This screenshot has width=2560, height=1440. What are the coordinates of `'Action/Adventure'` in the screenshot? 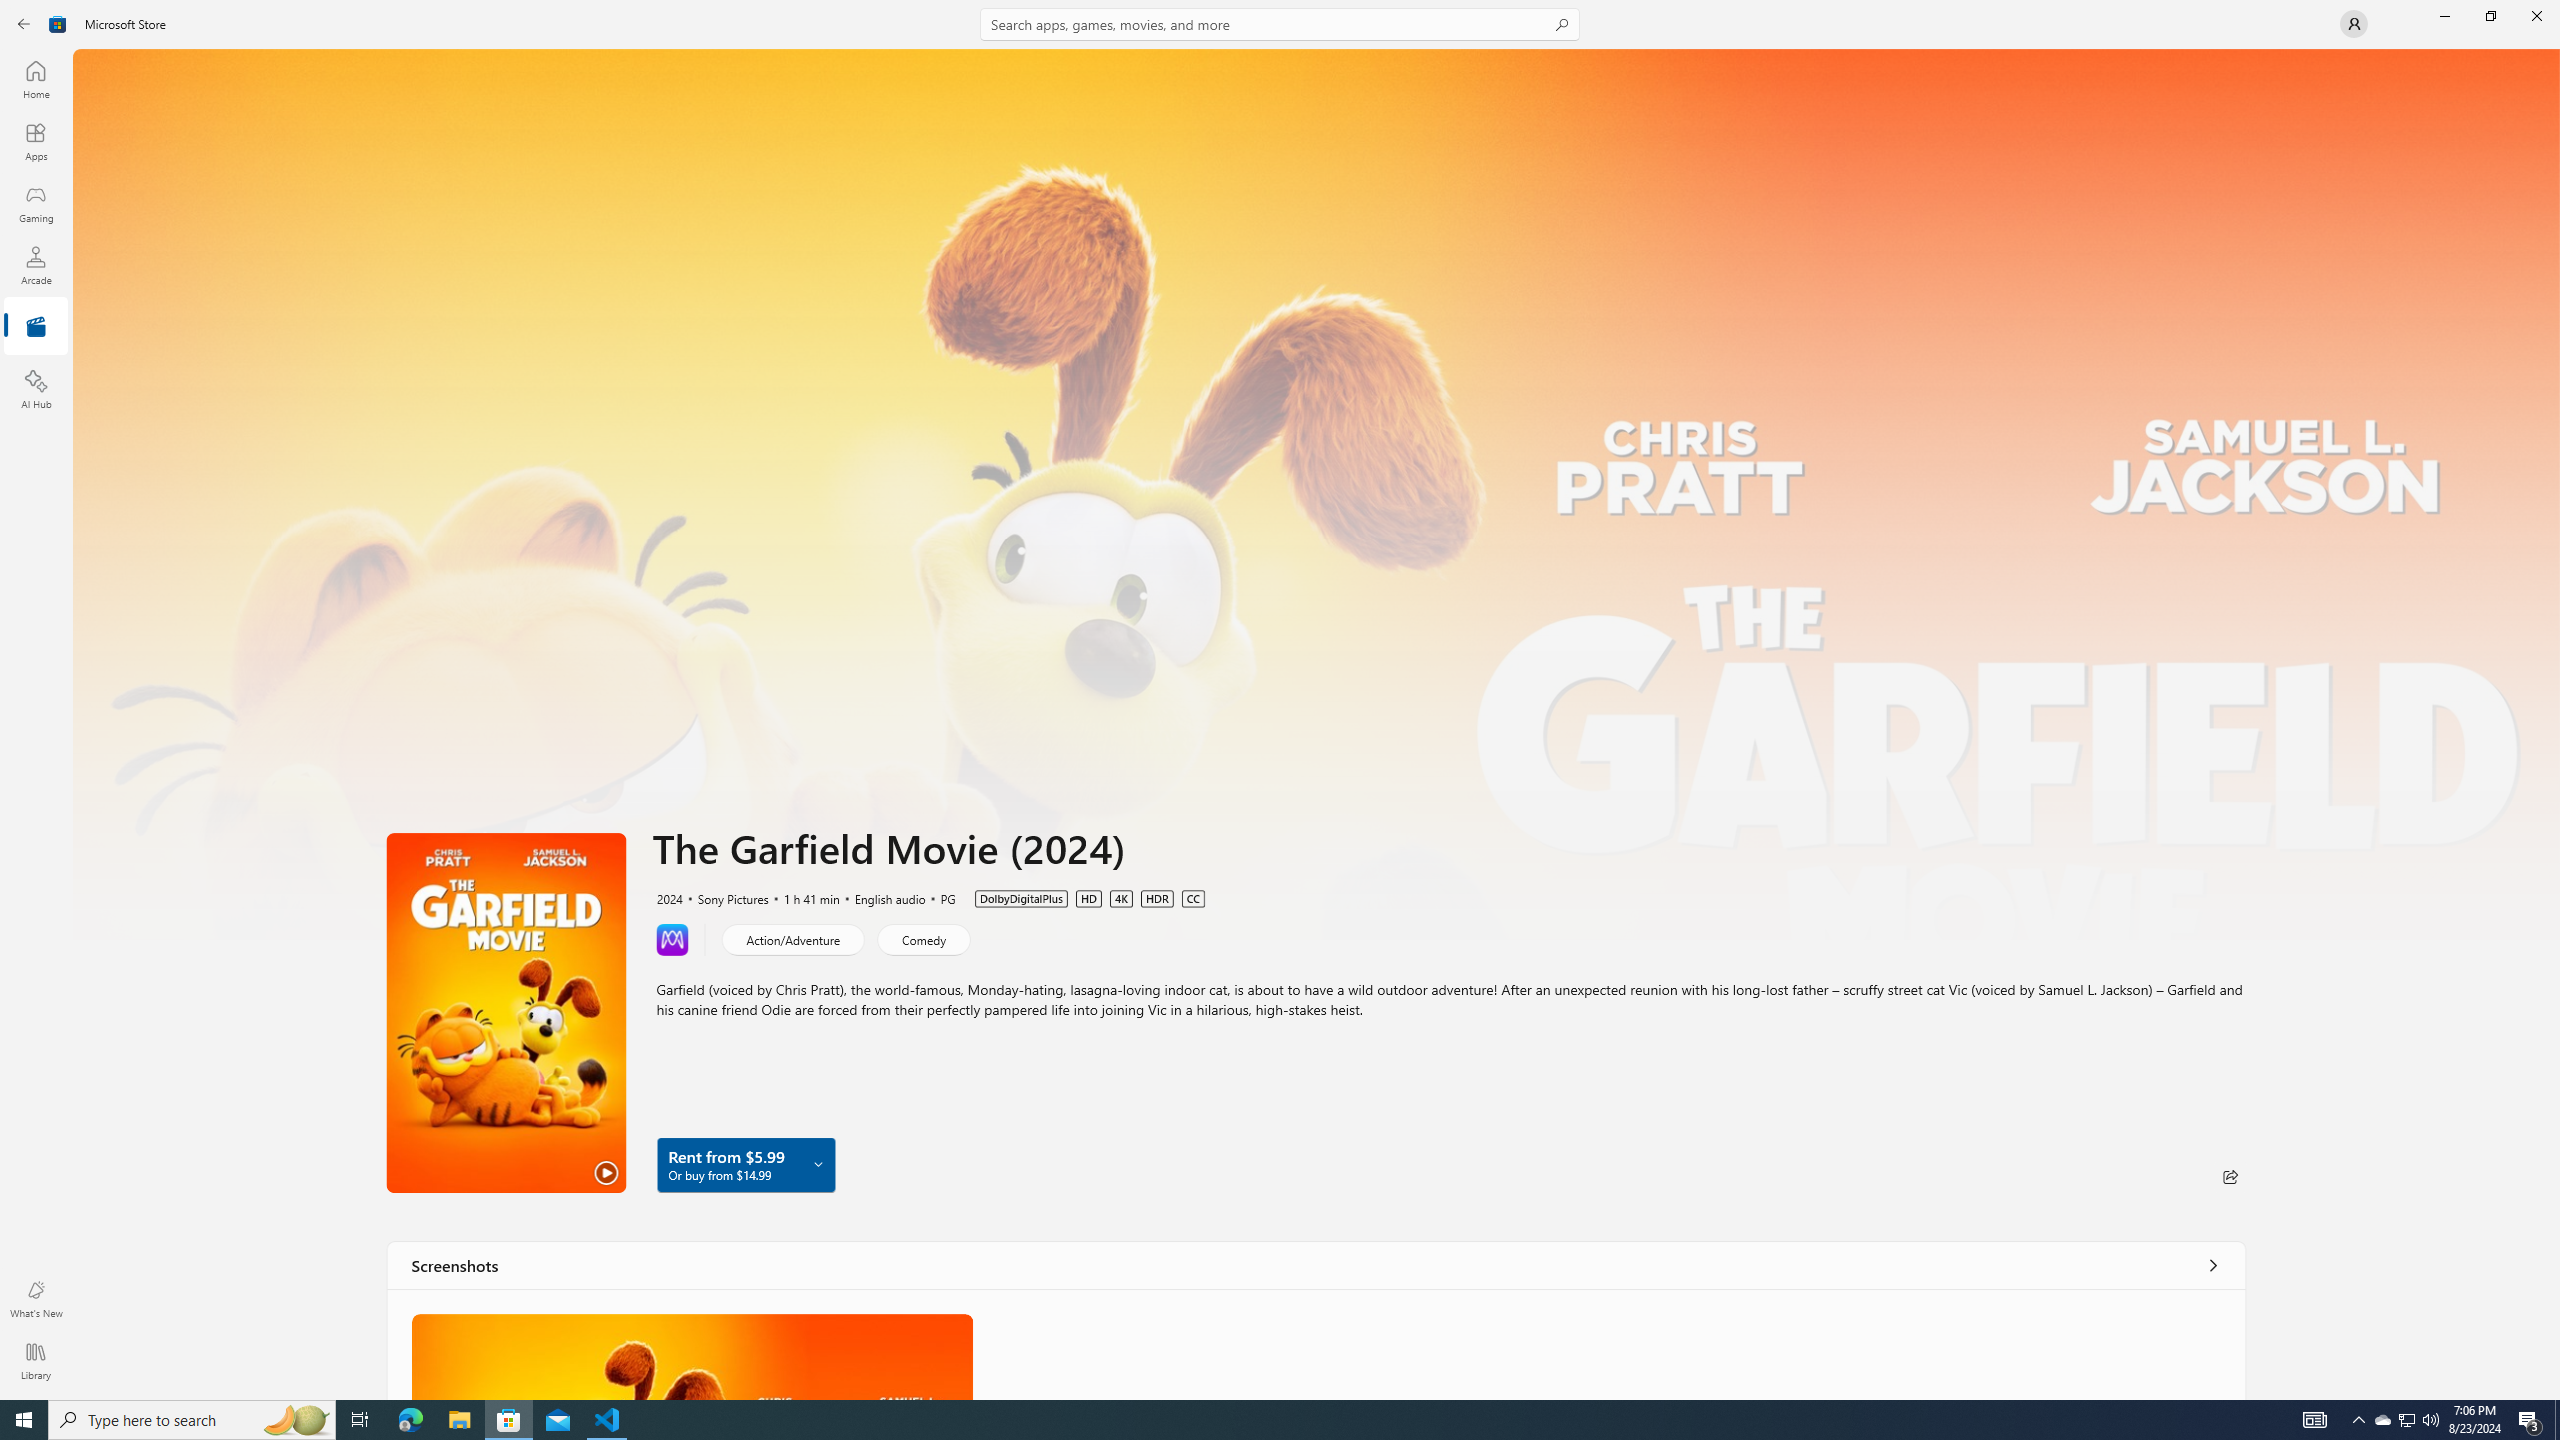 It's located at (792, 938).